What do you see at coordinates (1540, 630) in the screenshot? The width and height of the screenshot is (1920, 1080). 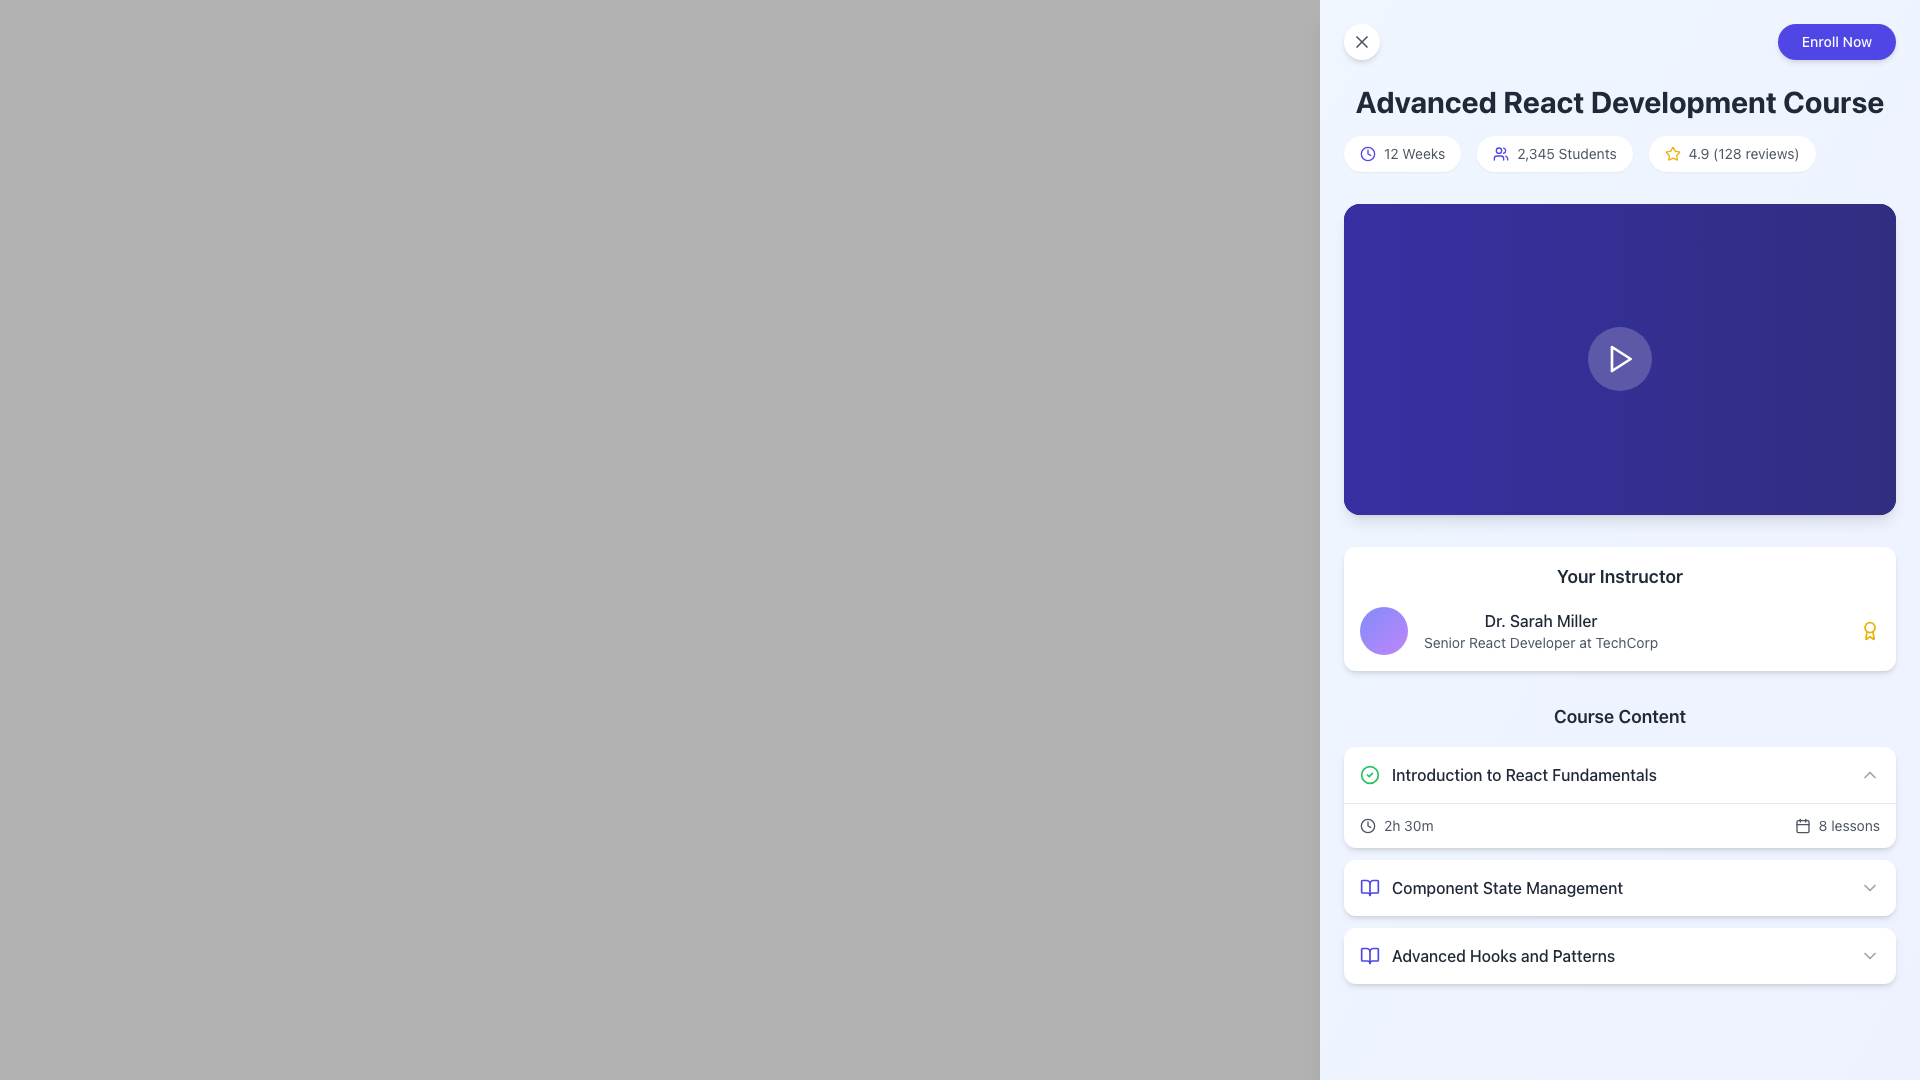 I see `the text label displaying 'Dr. Sarah Miller' and 'Senior React Developer at TechCorp' in the 'Your Instructor' section` at bounding box center [1540, 630].